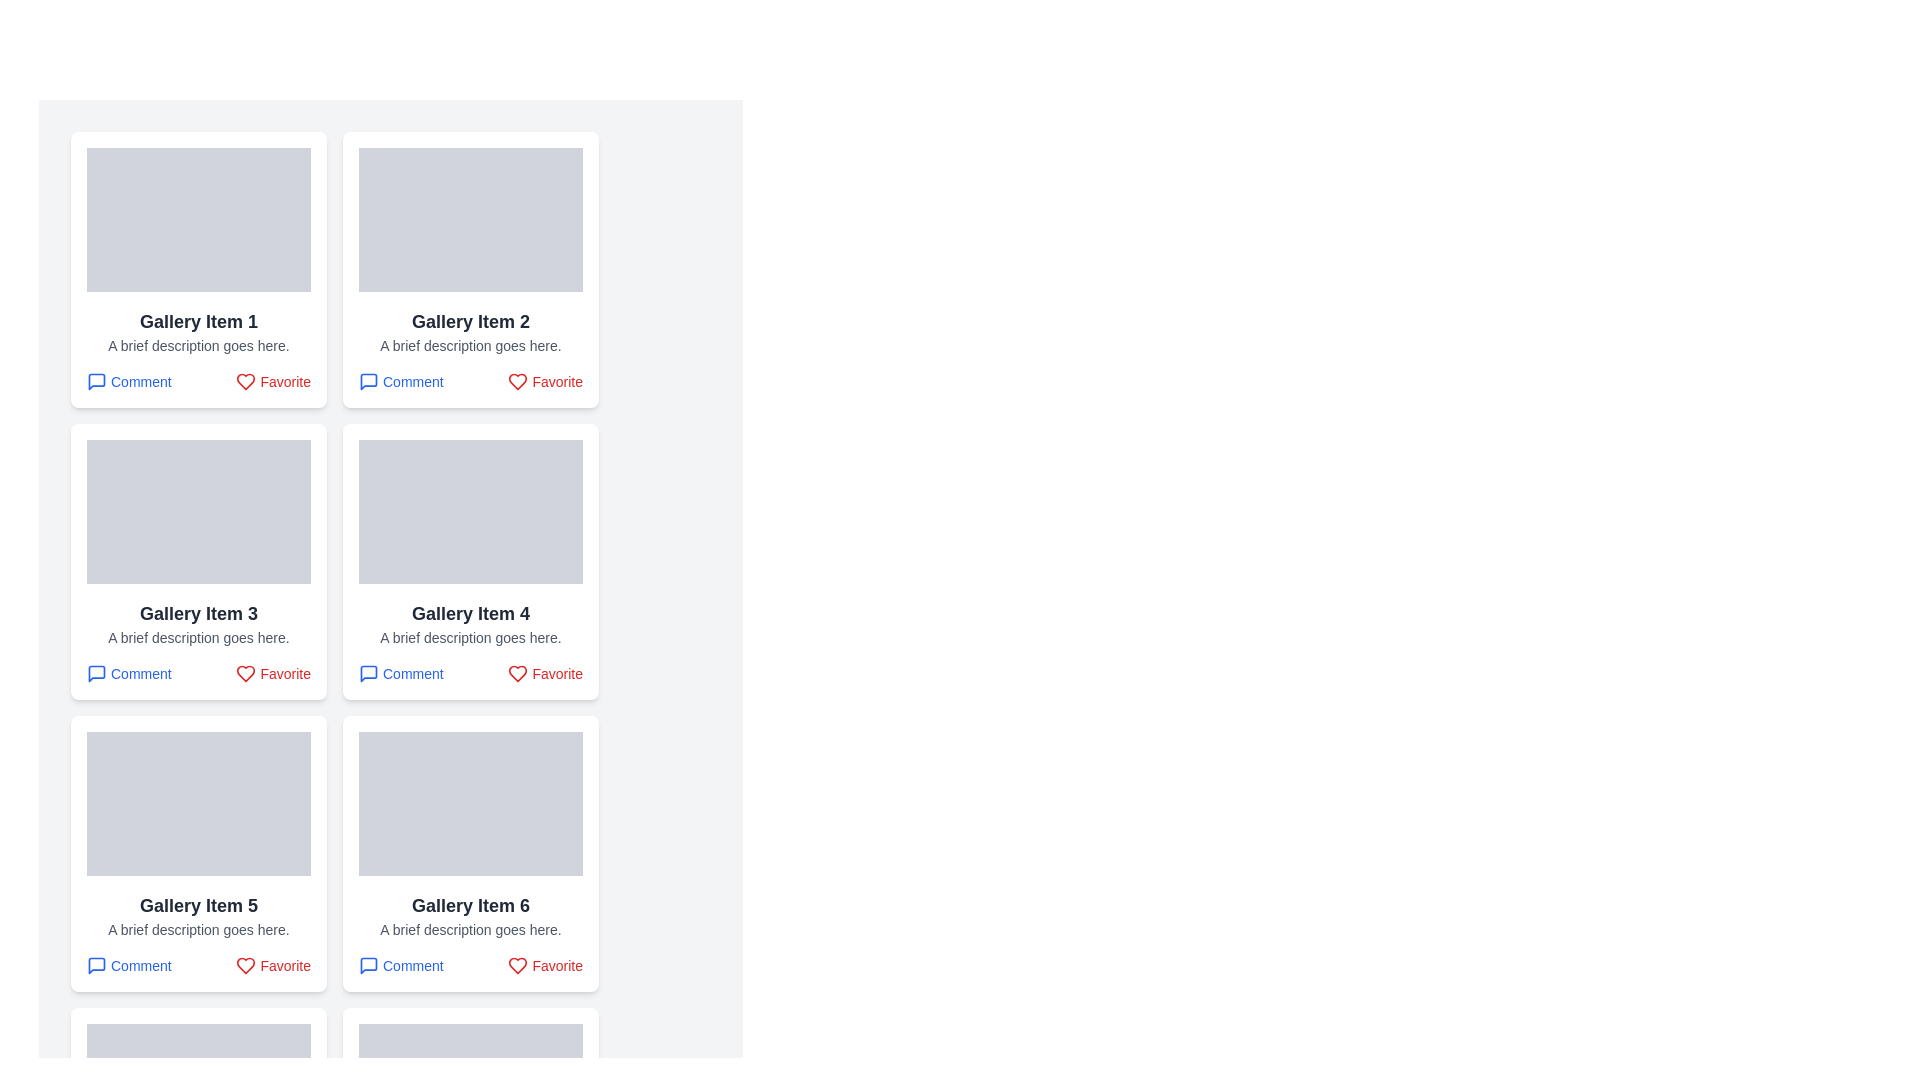  What do you see at coordinates (518, 674) in the screenshot?
I see `the heart icon located at the bottom right corner of the card labeled 'Gallery Item 4' to favorite the corresponding gallery item` at bounding box center [518, 674].